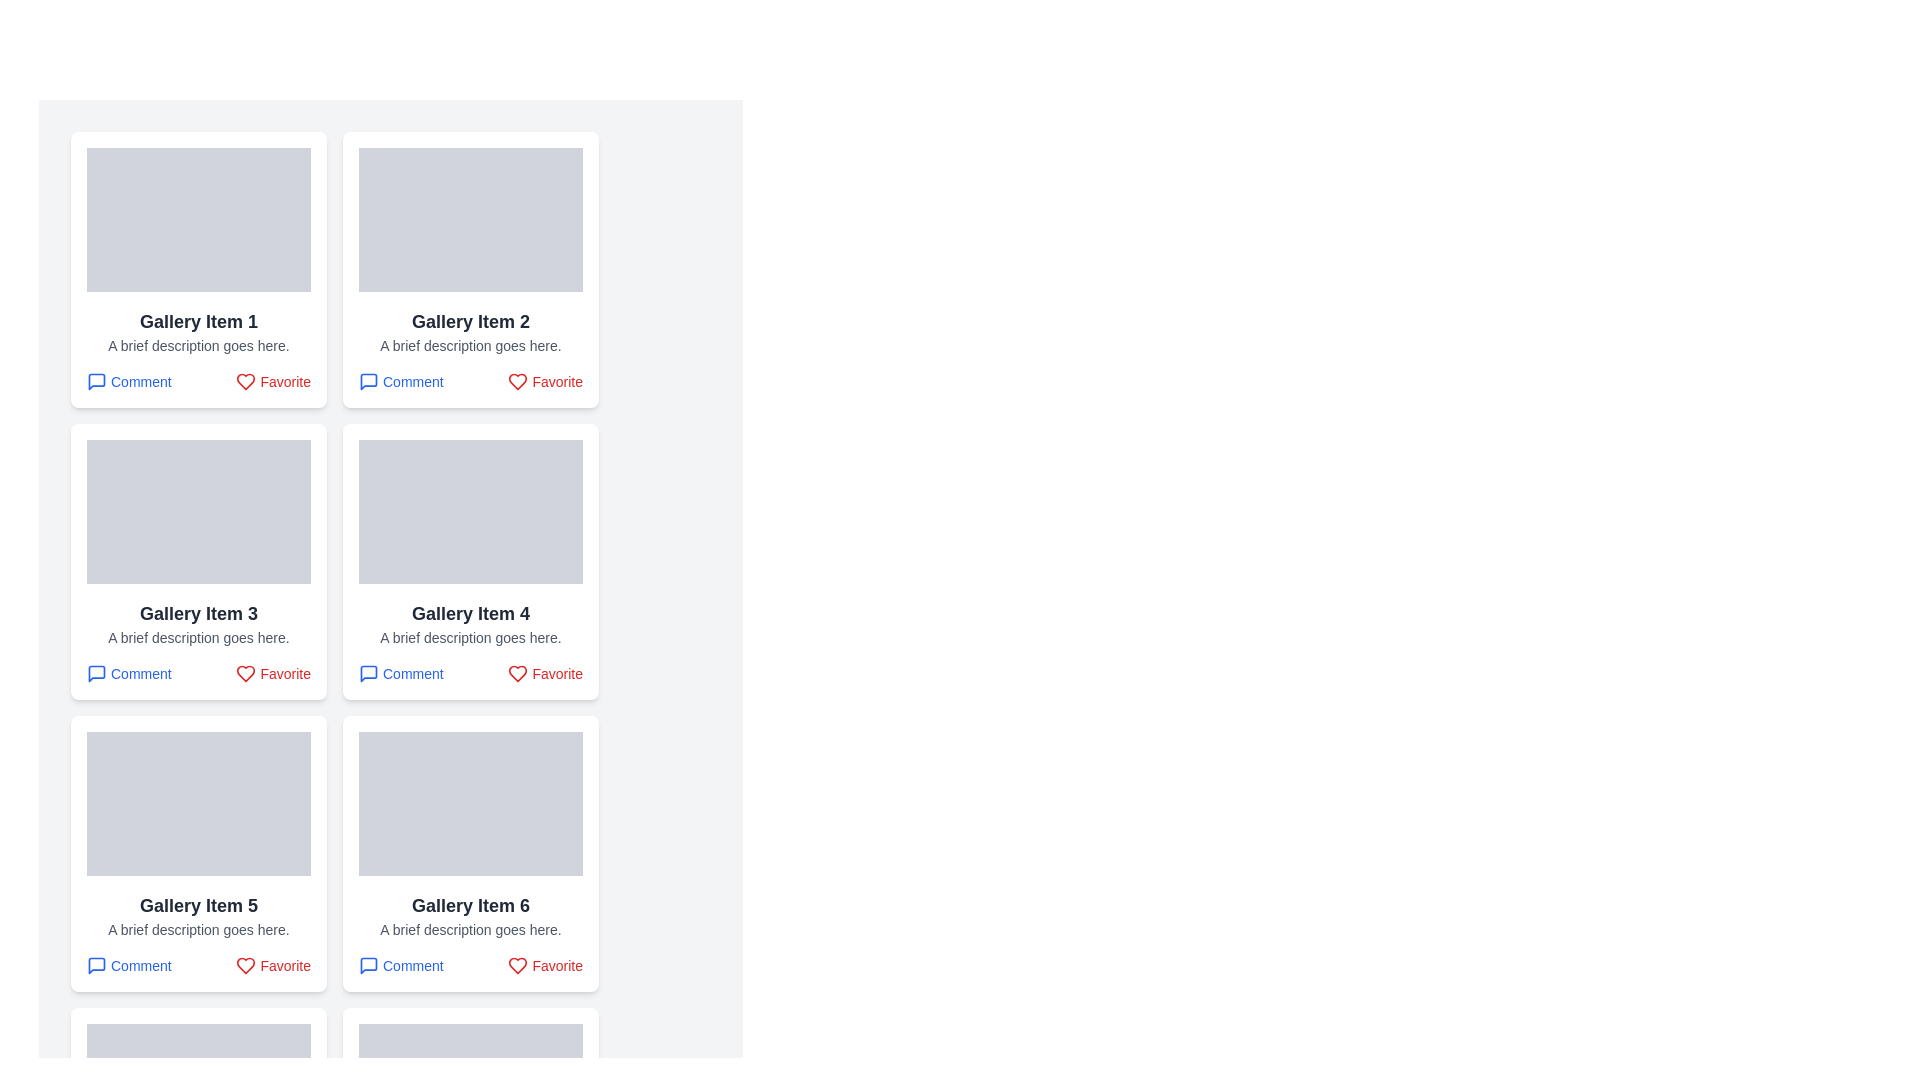  What do you see at coordinates (518, 674) in the screenshot?
I see `the heart icon located at the bottom right corner of the card labeled 'Gallery Item 4' to favorite the corresponding gallery item` at bounding box center [518, 674].